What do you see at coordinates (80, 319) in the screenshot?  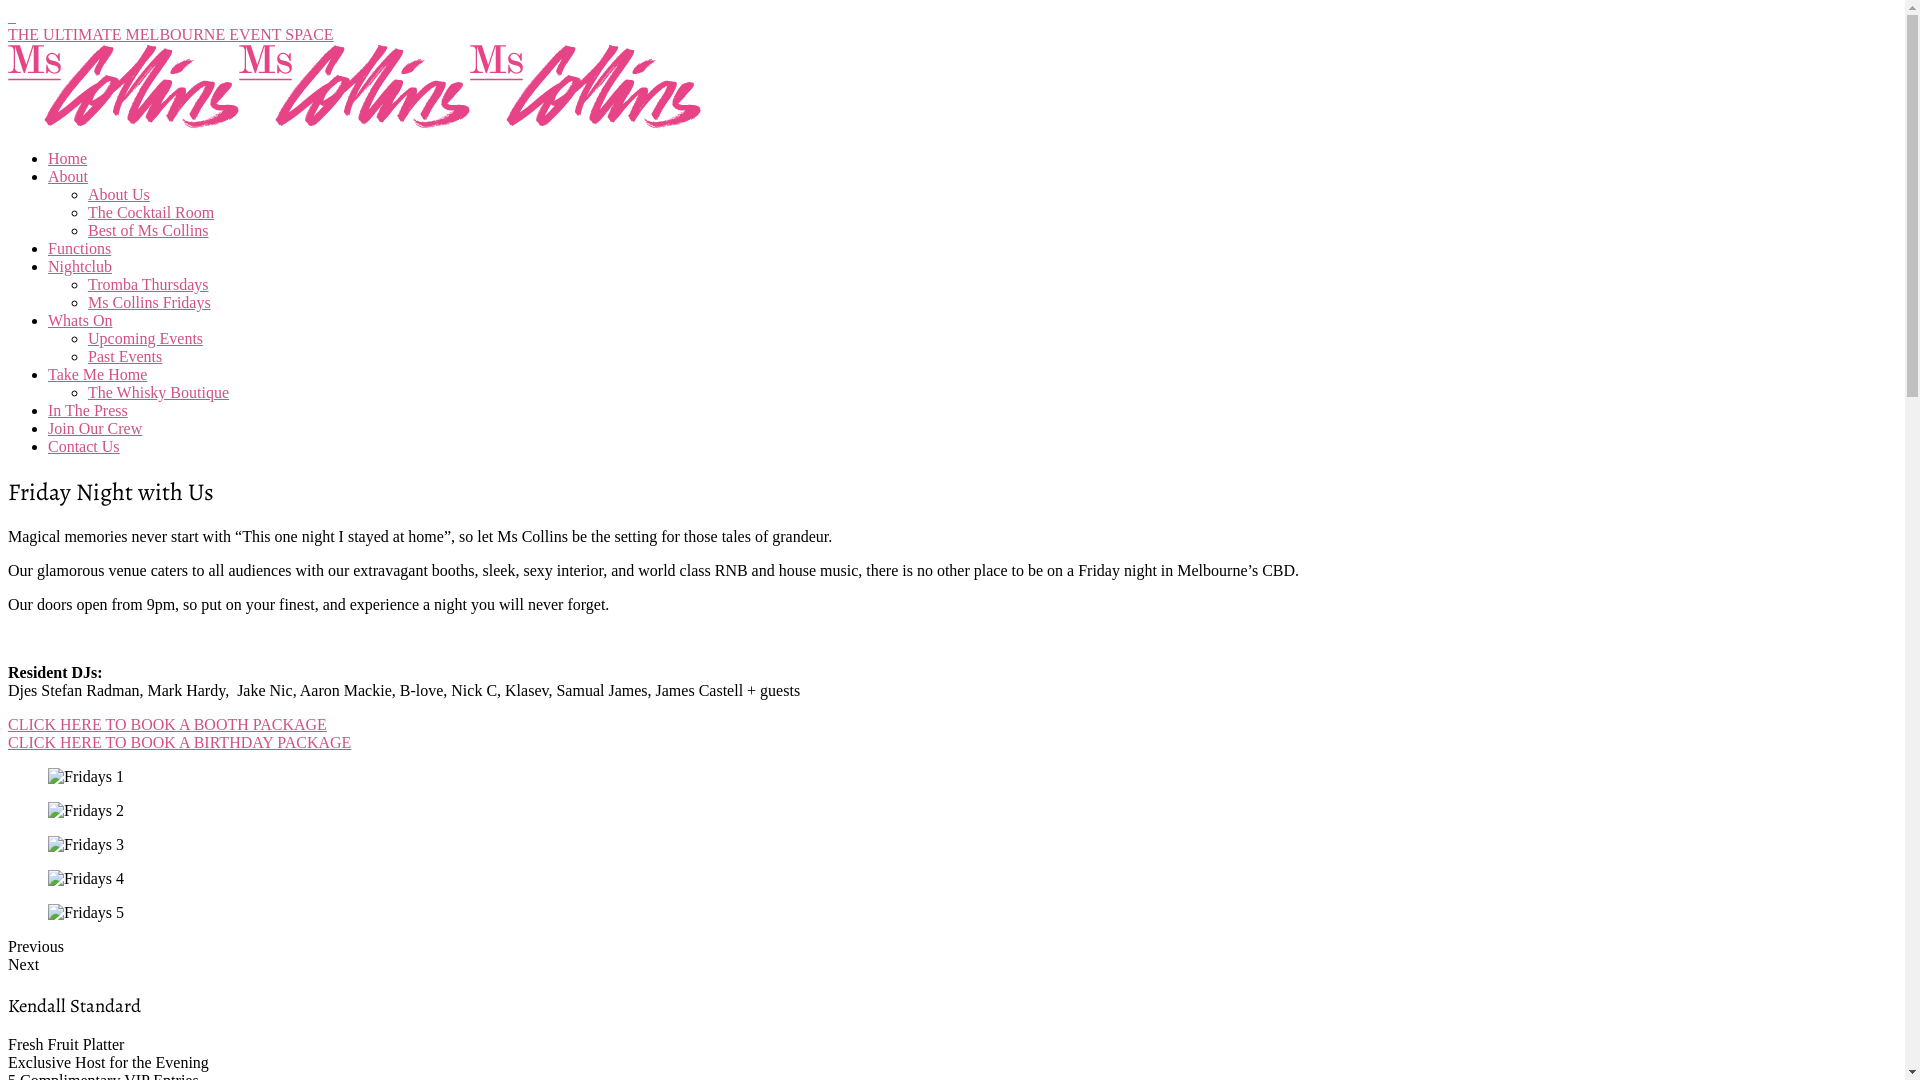 I see `'Whats On'` at bounding box center [80, 319].